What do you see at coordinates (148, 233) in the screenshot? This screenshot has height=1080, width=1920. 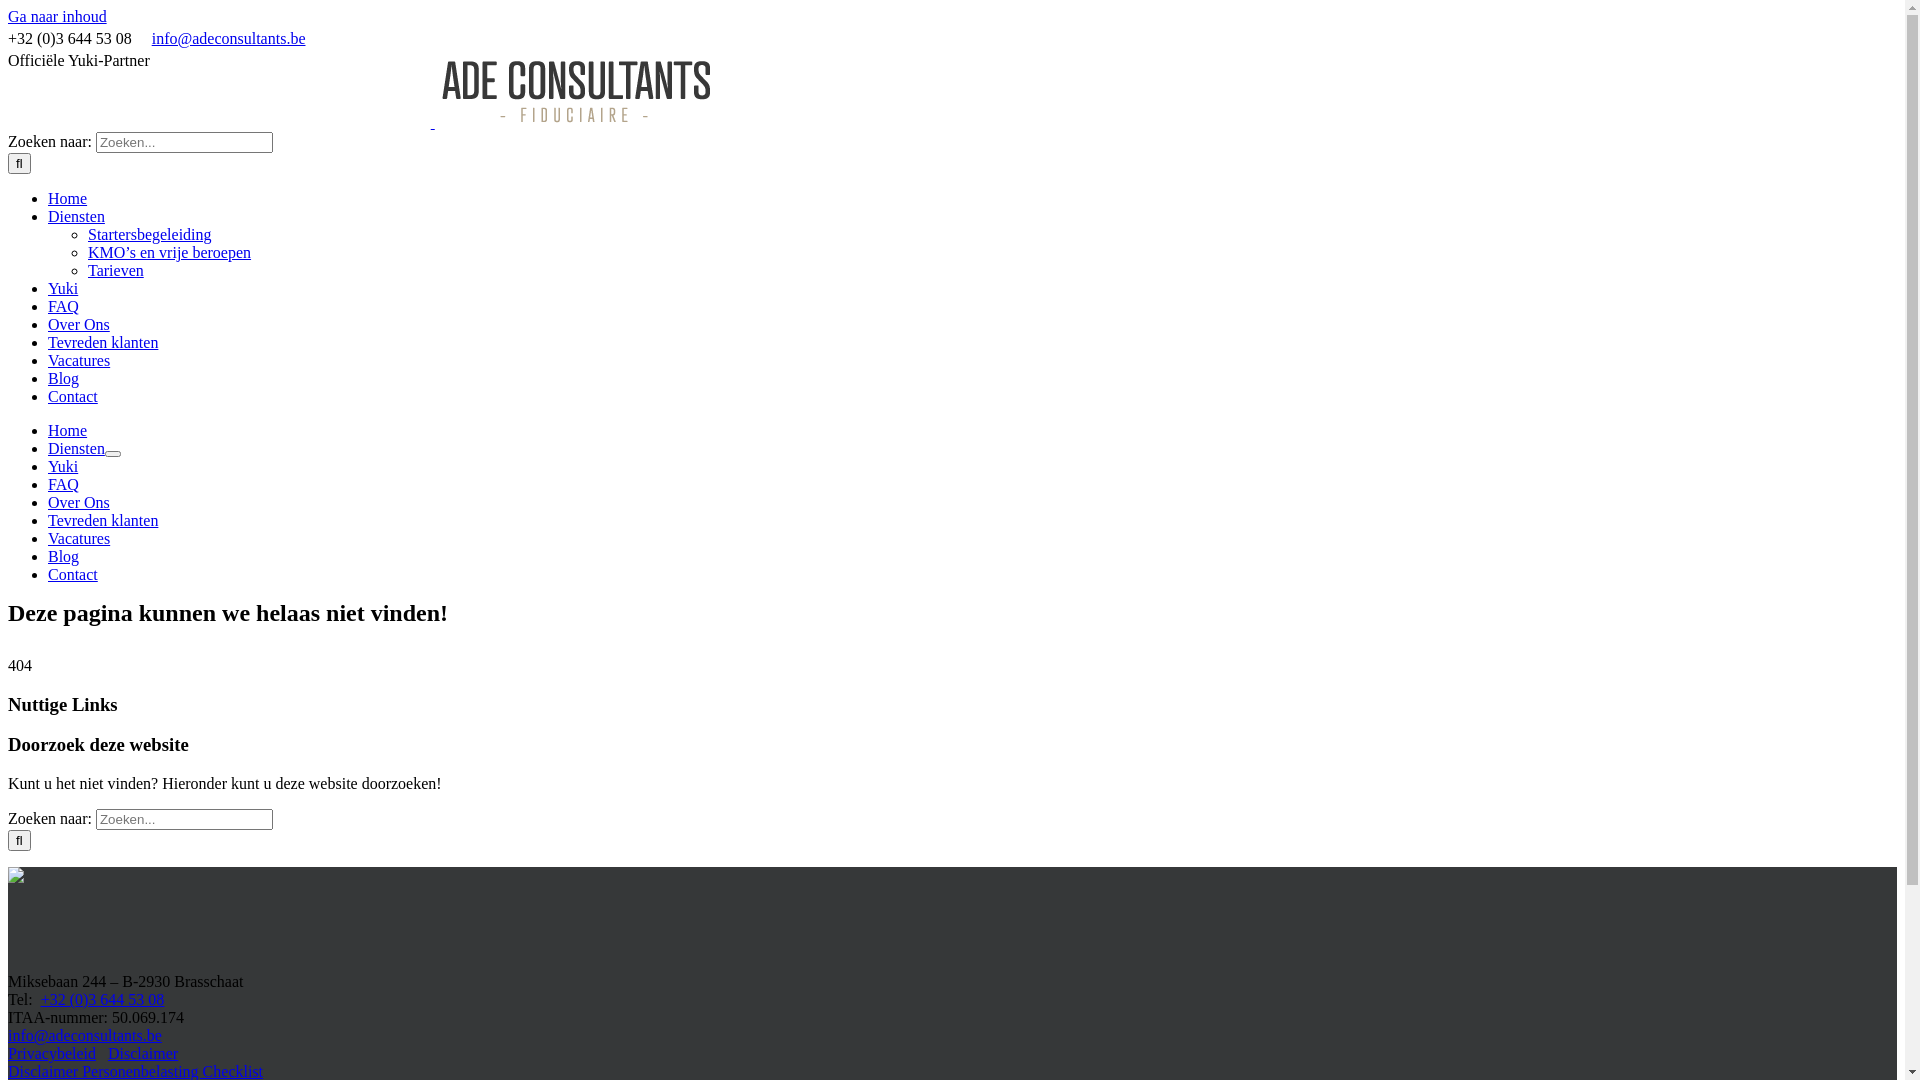 I see `'Startersbegeleiding'` at bounding box center [148, 233].